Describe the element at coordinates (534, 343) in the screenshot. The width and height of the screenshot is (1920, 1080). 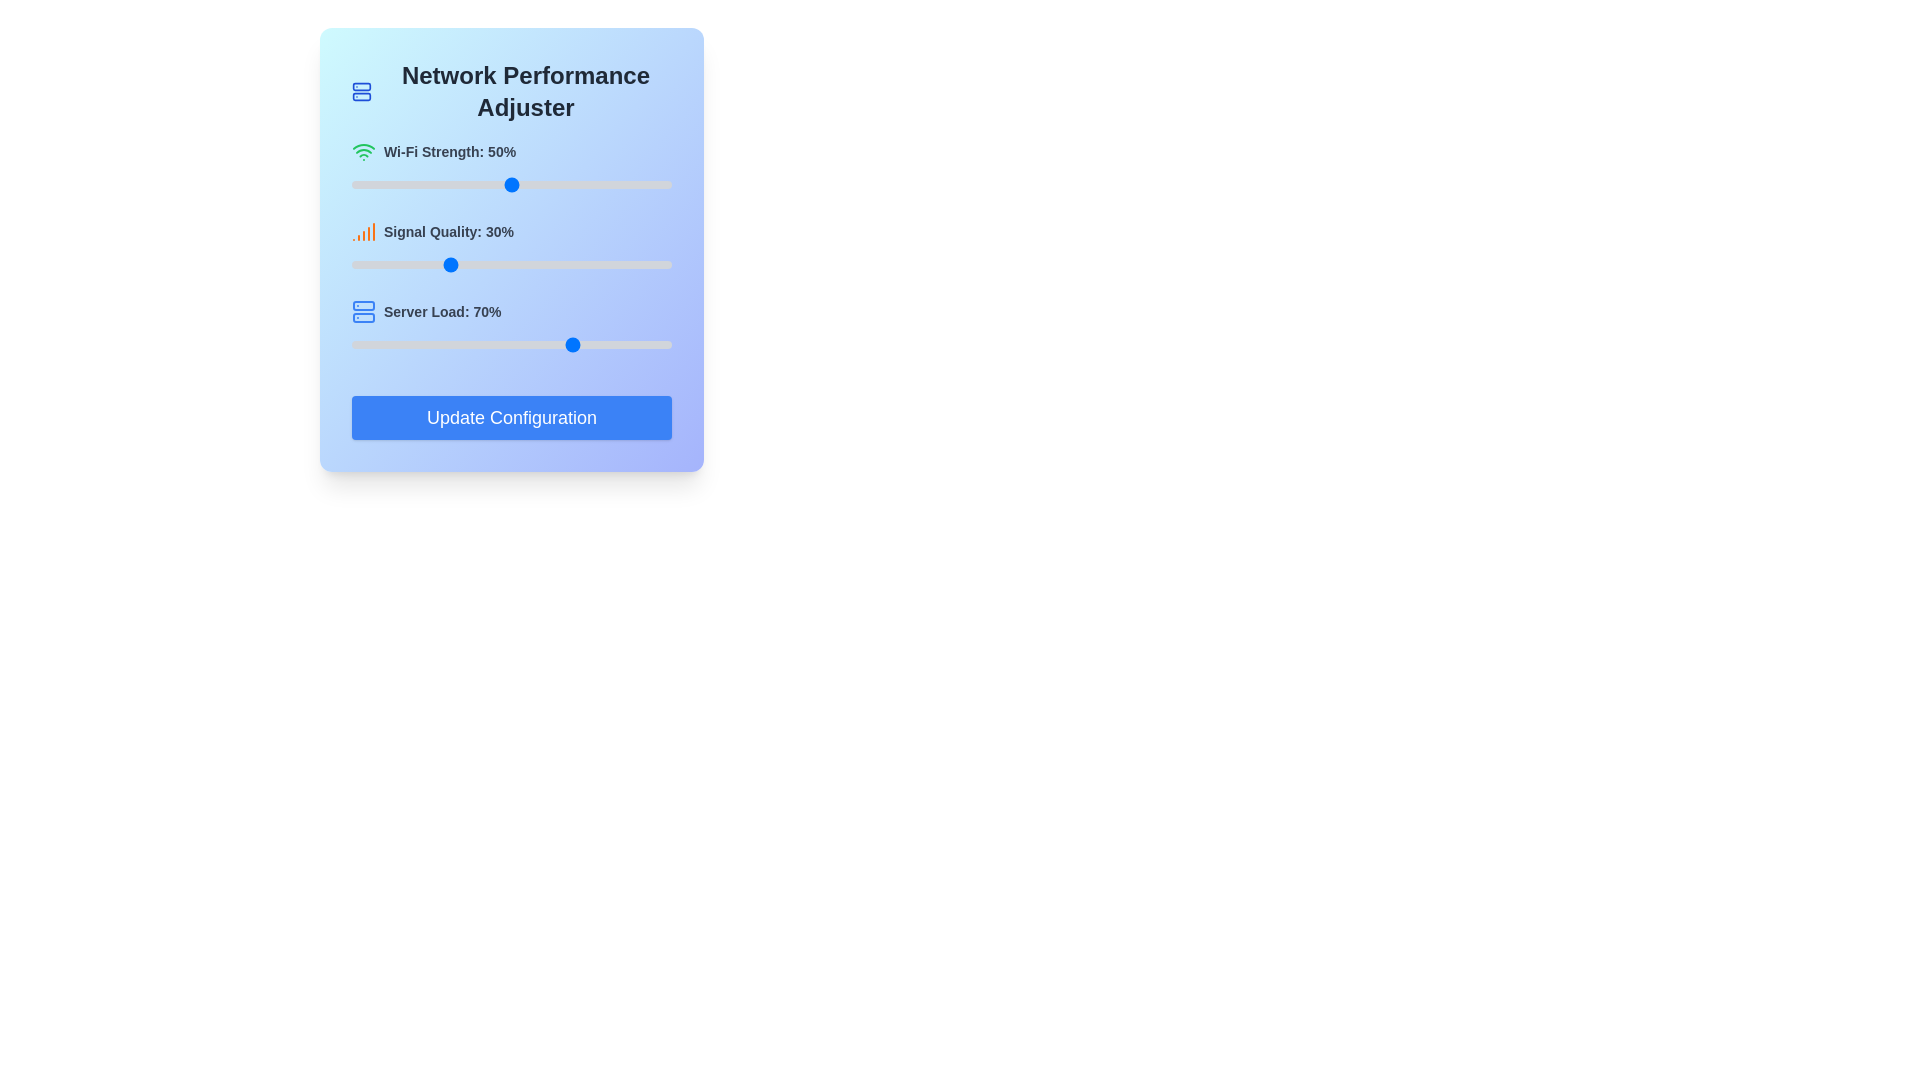
I see `the server load slider` at that location.